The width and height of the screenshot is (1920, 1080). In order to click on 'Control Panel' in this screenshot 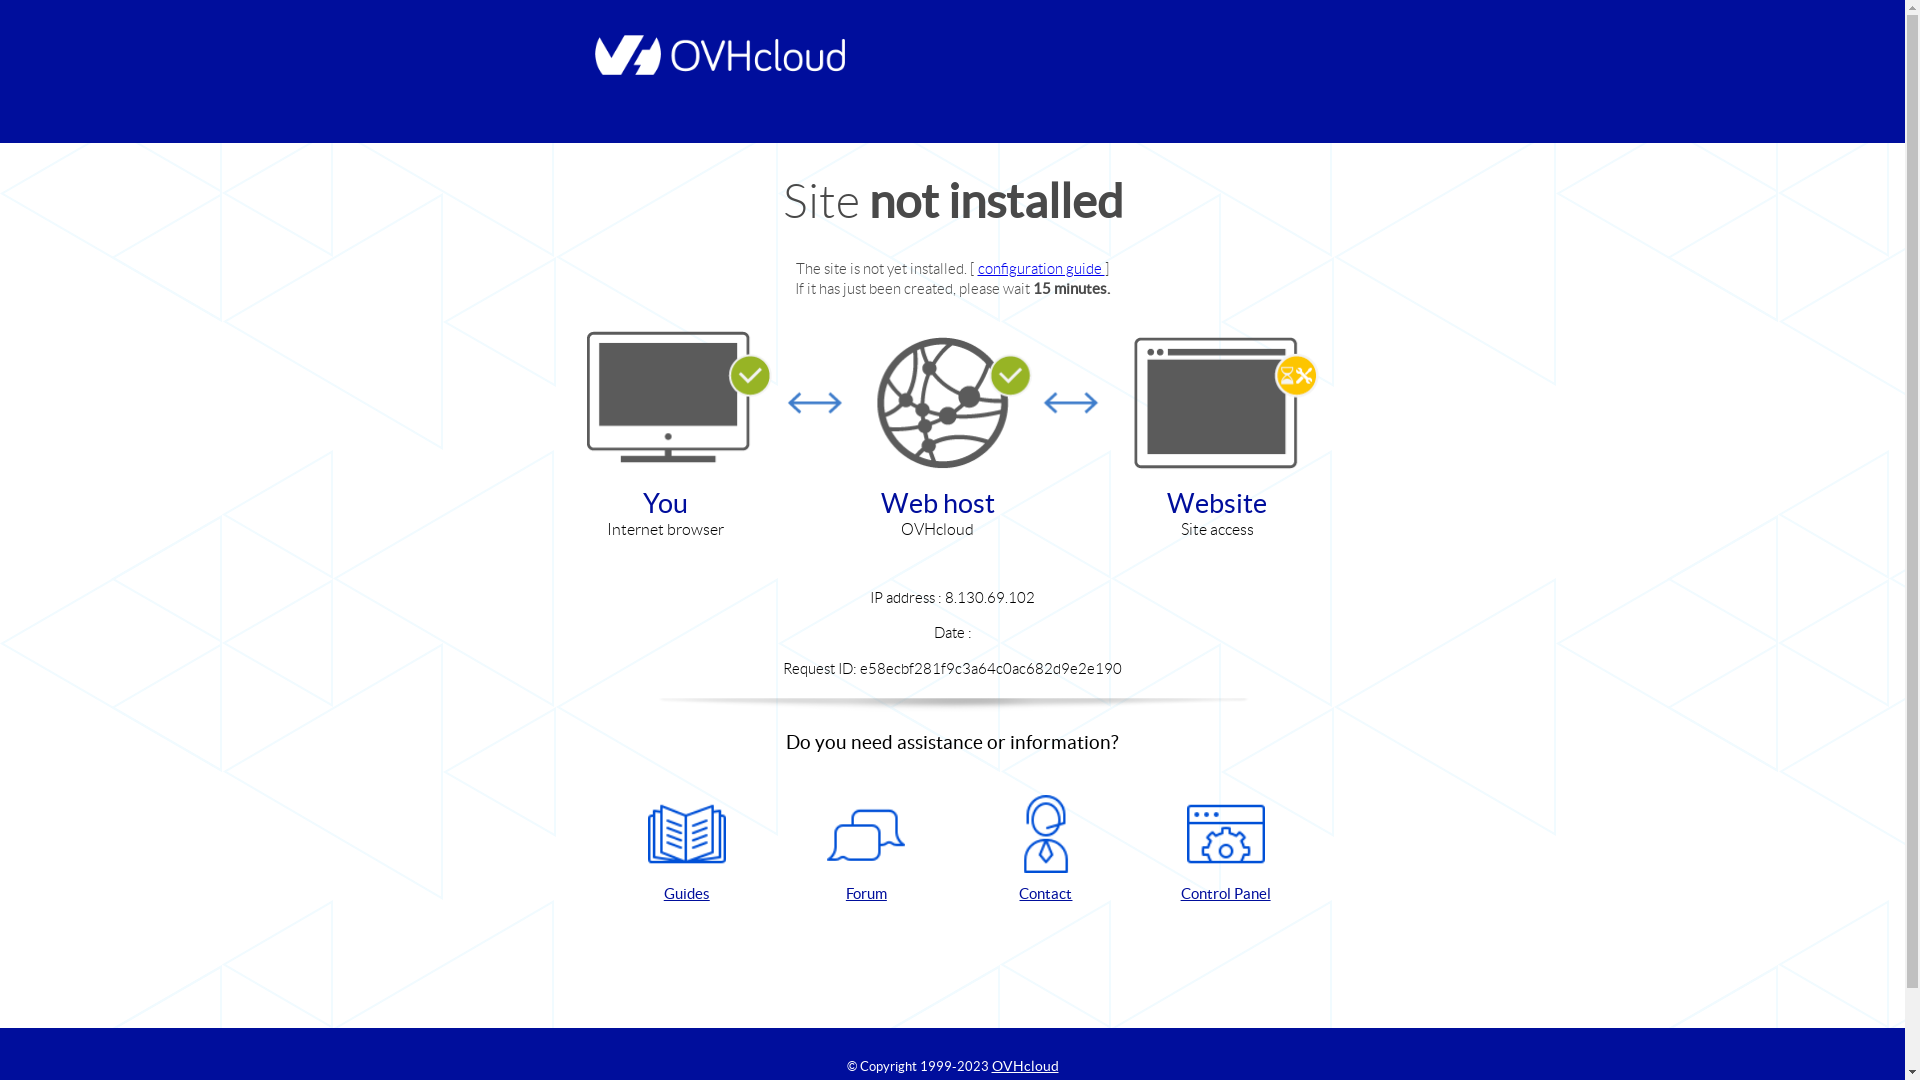, I will do `click(1224, 849)`.